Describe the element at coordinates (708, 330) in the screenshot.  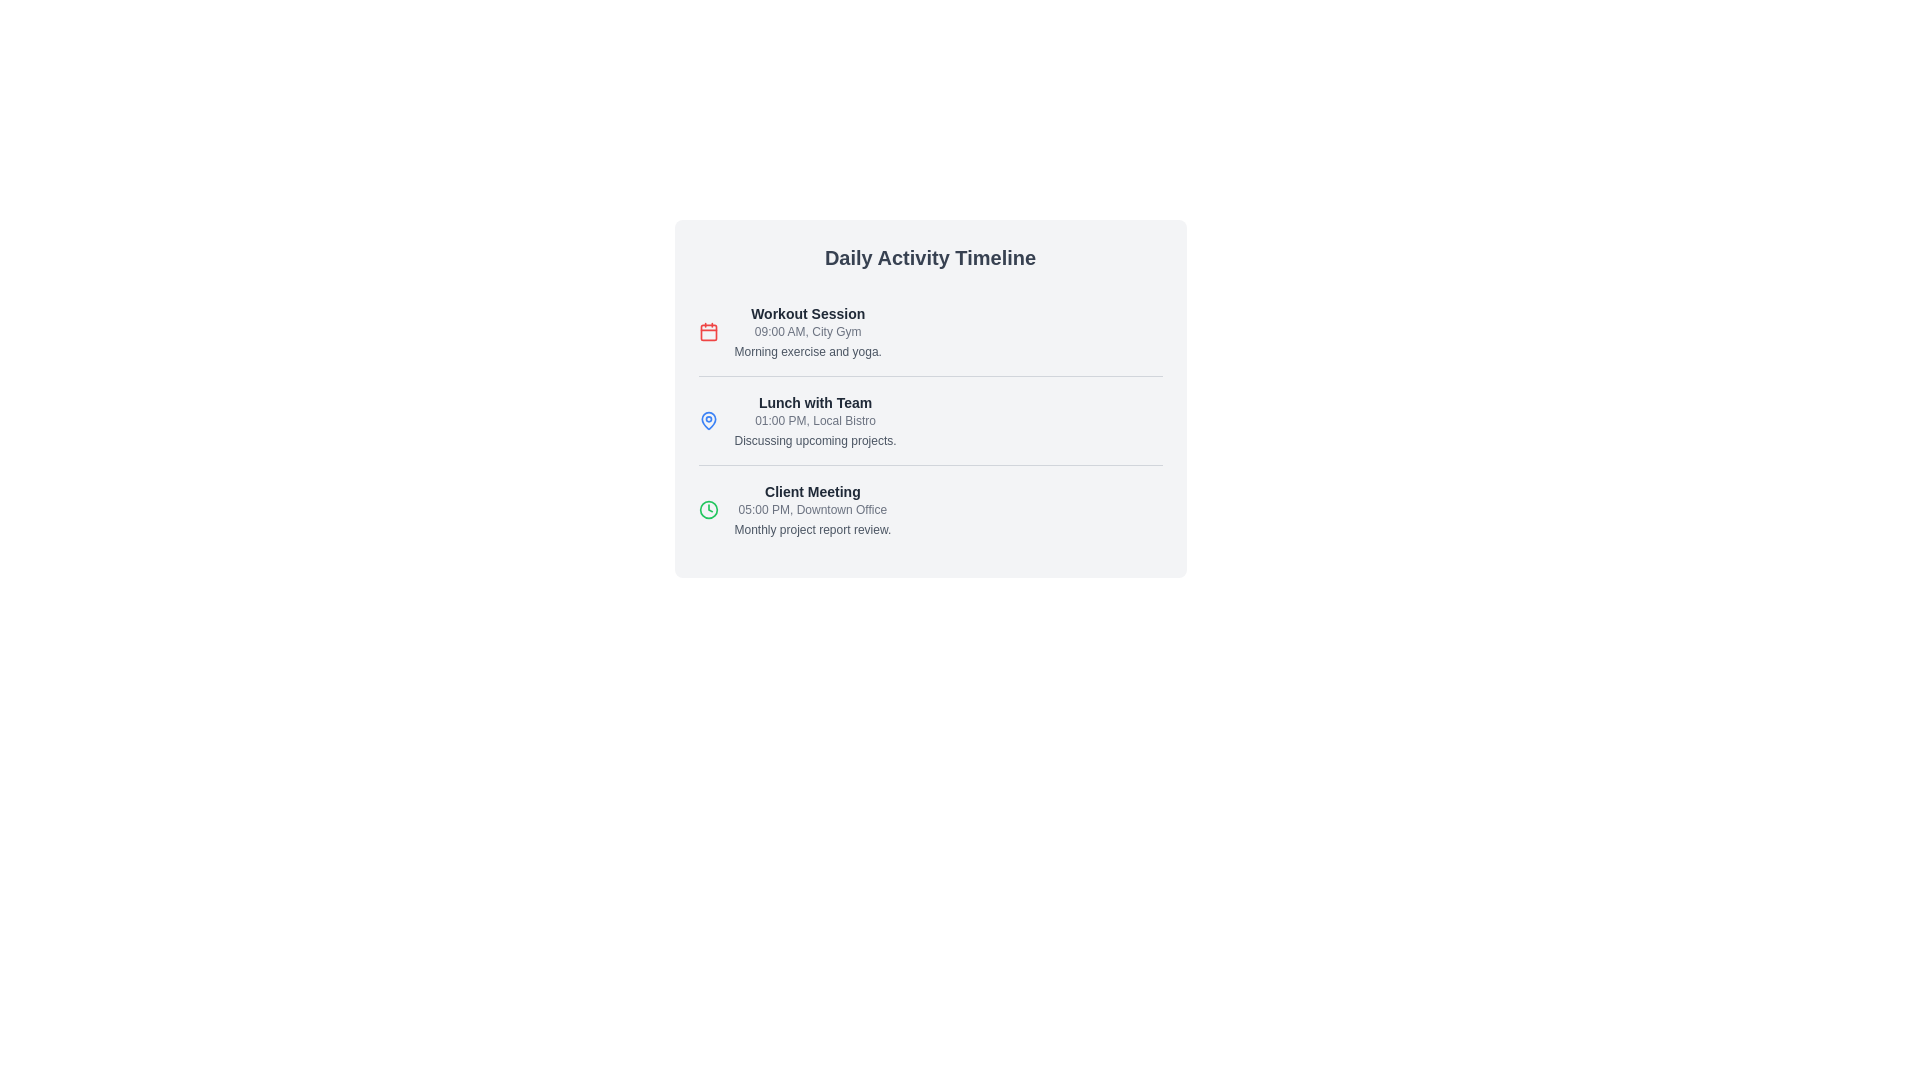
I see `the 'Workout Session' icon in the activity timeline, which visually represents a calendar and is positioned to the left of the text 'Workout Session', '09:00 AM, City Gym', and 'Morning exercise and yoga.'` at that location.